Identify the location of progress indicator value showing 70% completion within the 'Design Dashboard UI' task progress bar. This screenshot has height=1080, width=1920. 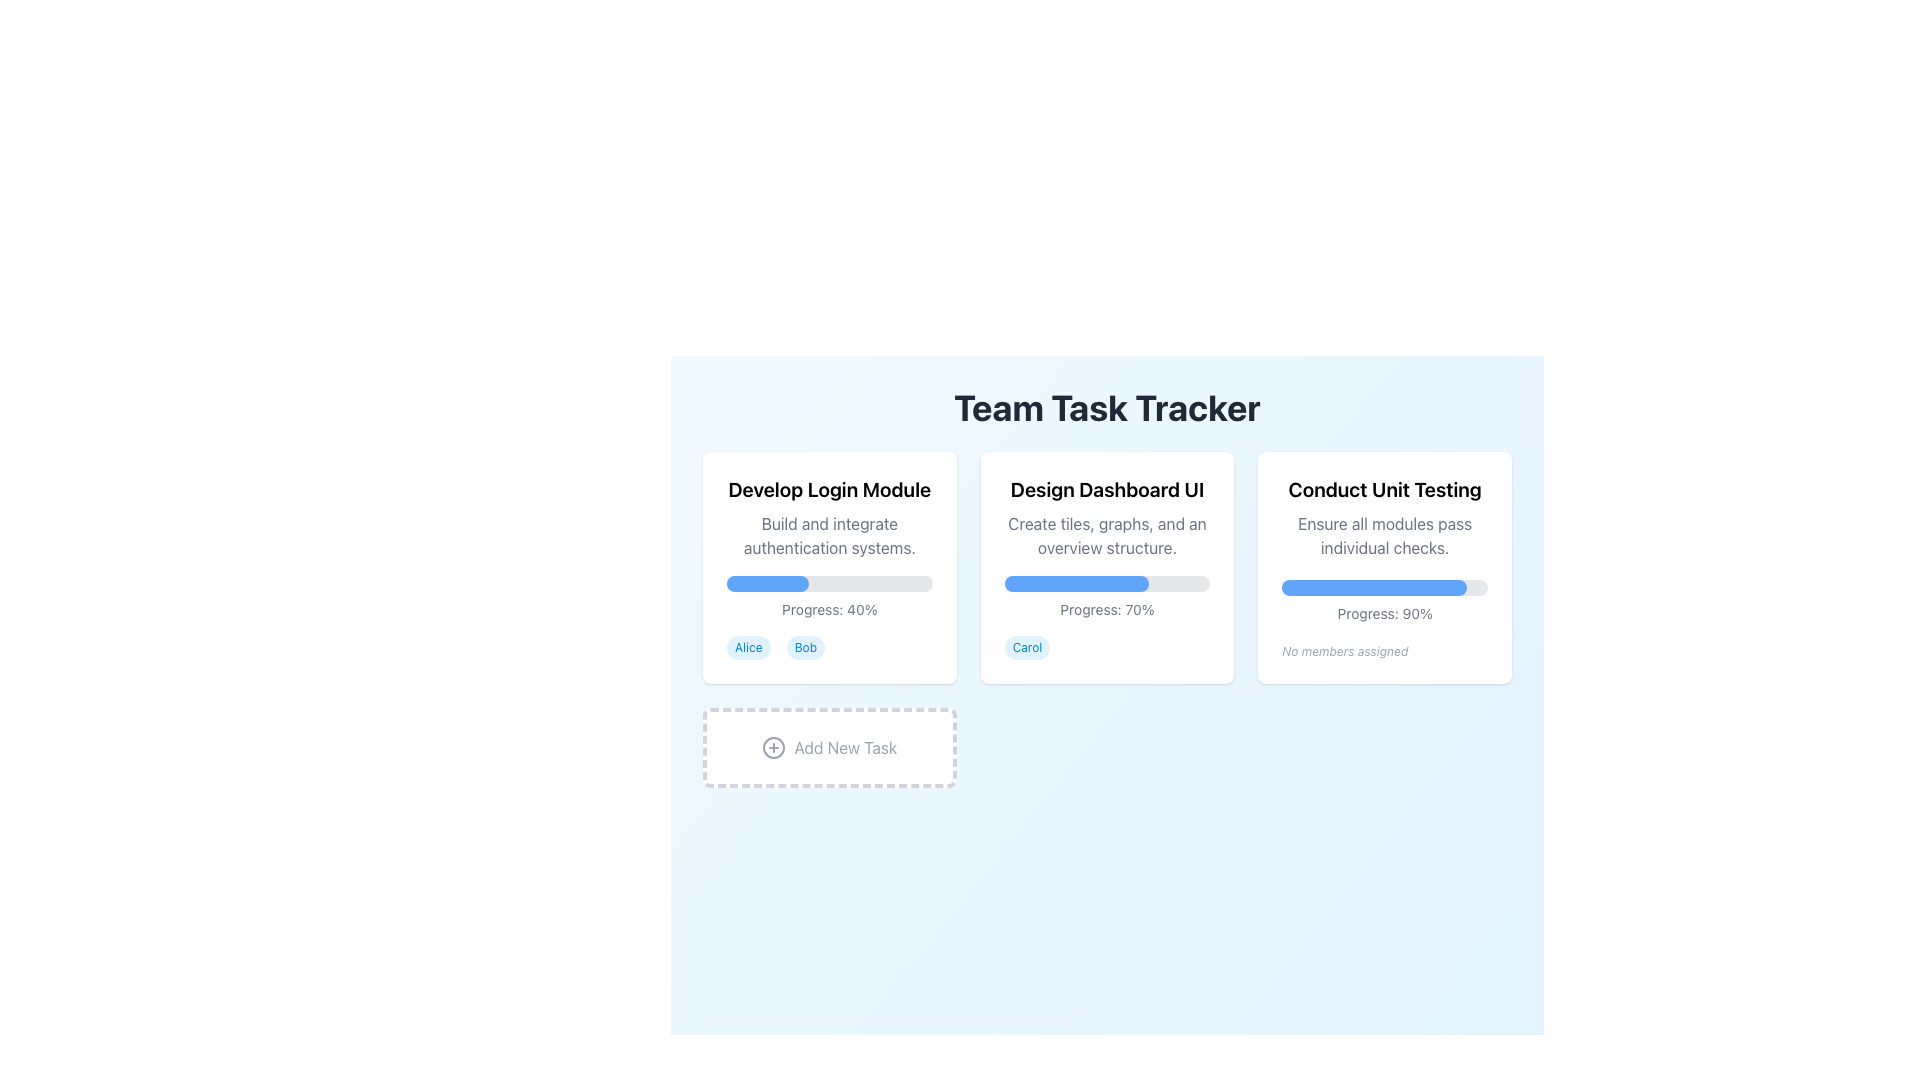
(1075, 583).